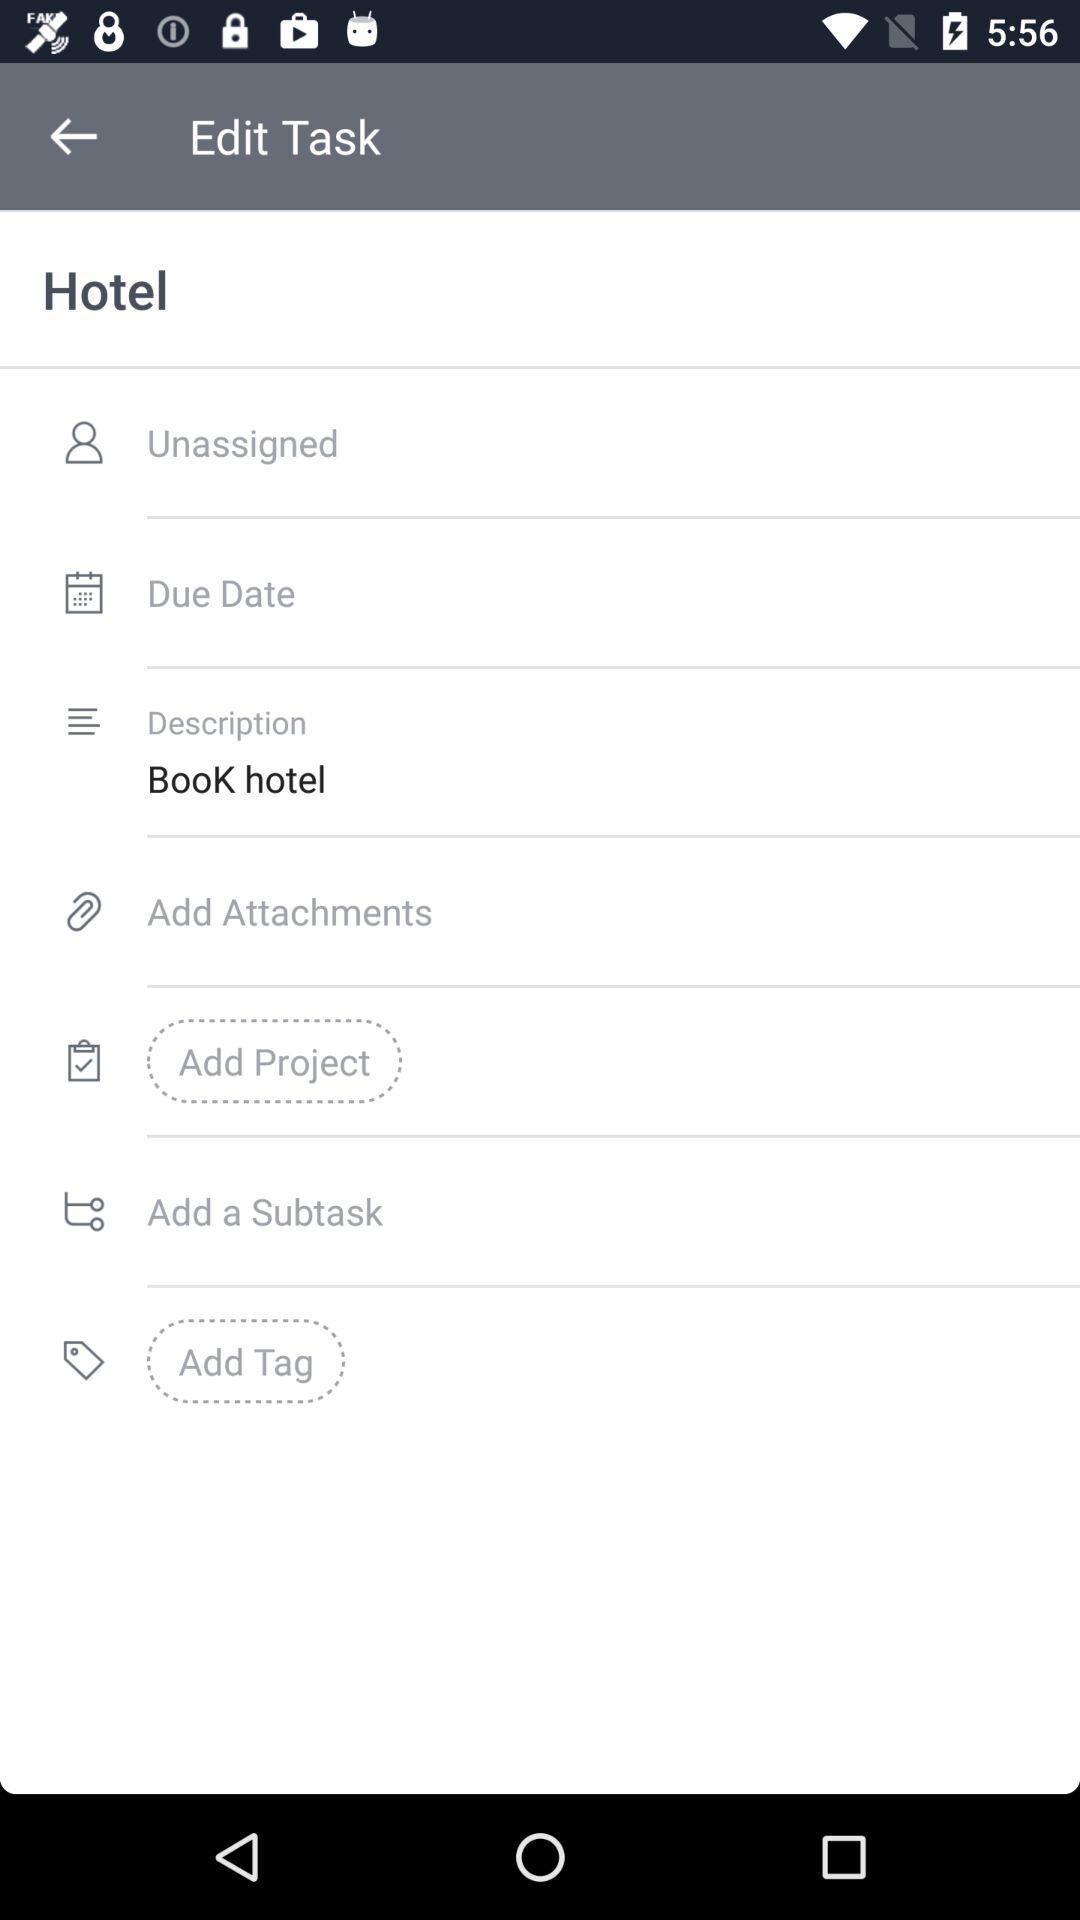  I want to click on item next to edit task icon, so click(72, 135).